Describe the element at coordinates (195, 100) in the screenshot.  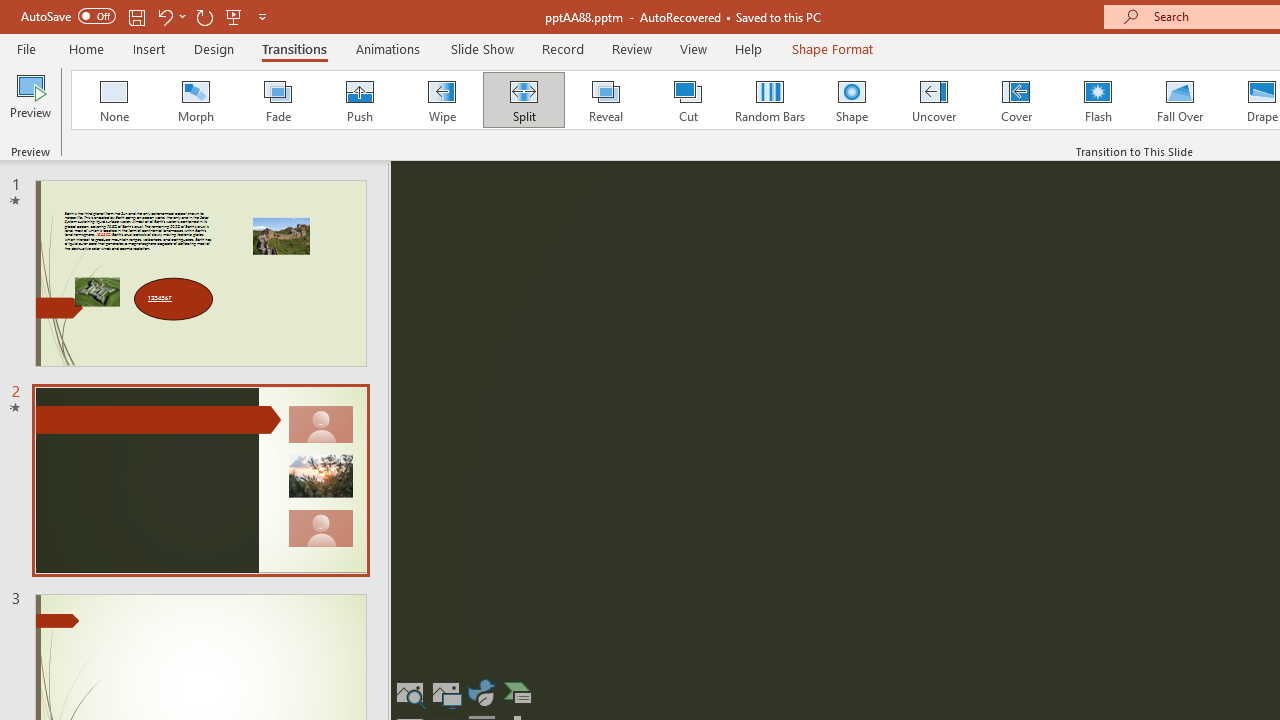
I see `'Morph'` at that location.